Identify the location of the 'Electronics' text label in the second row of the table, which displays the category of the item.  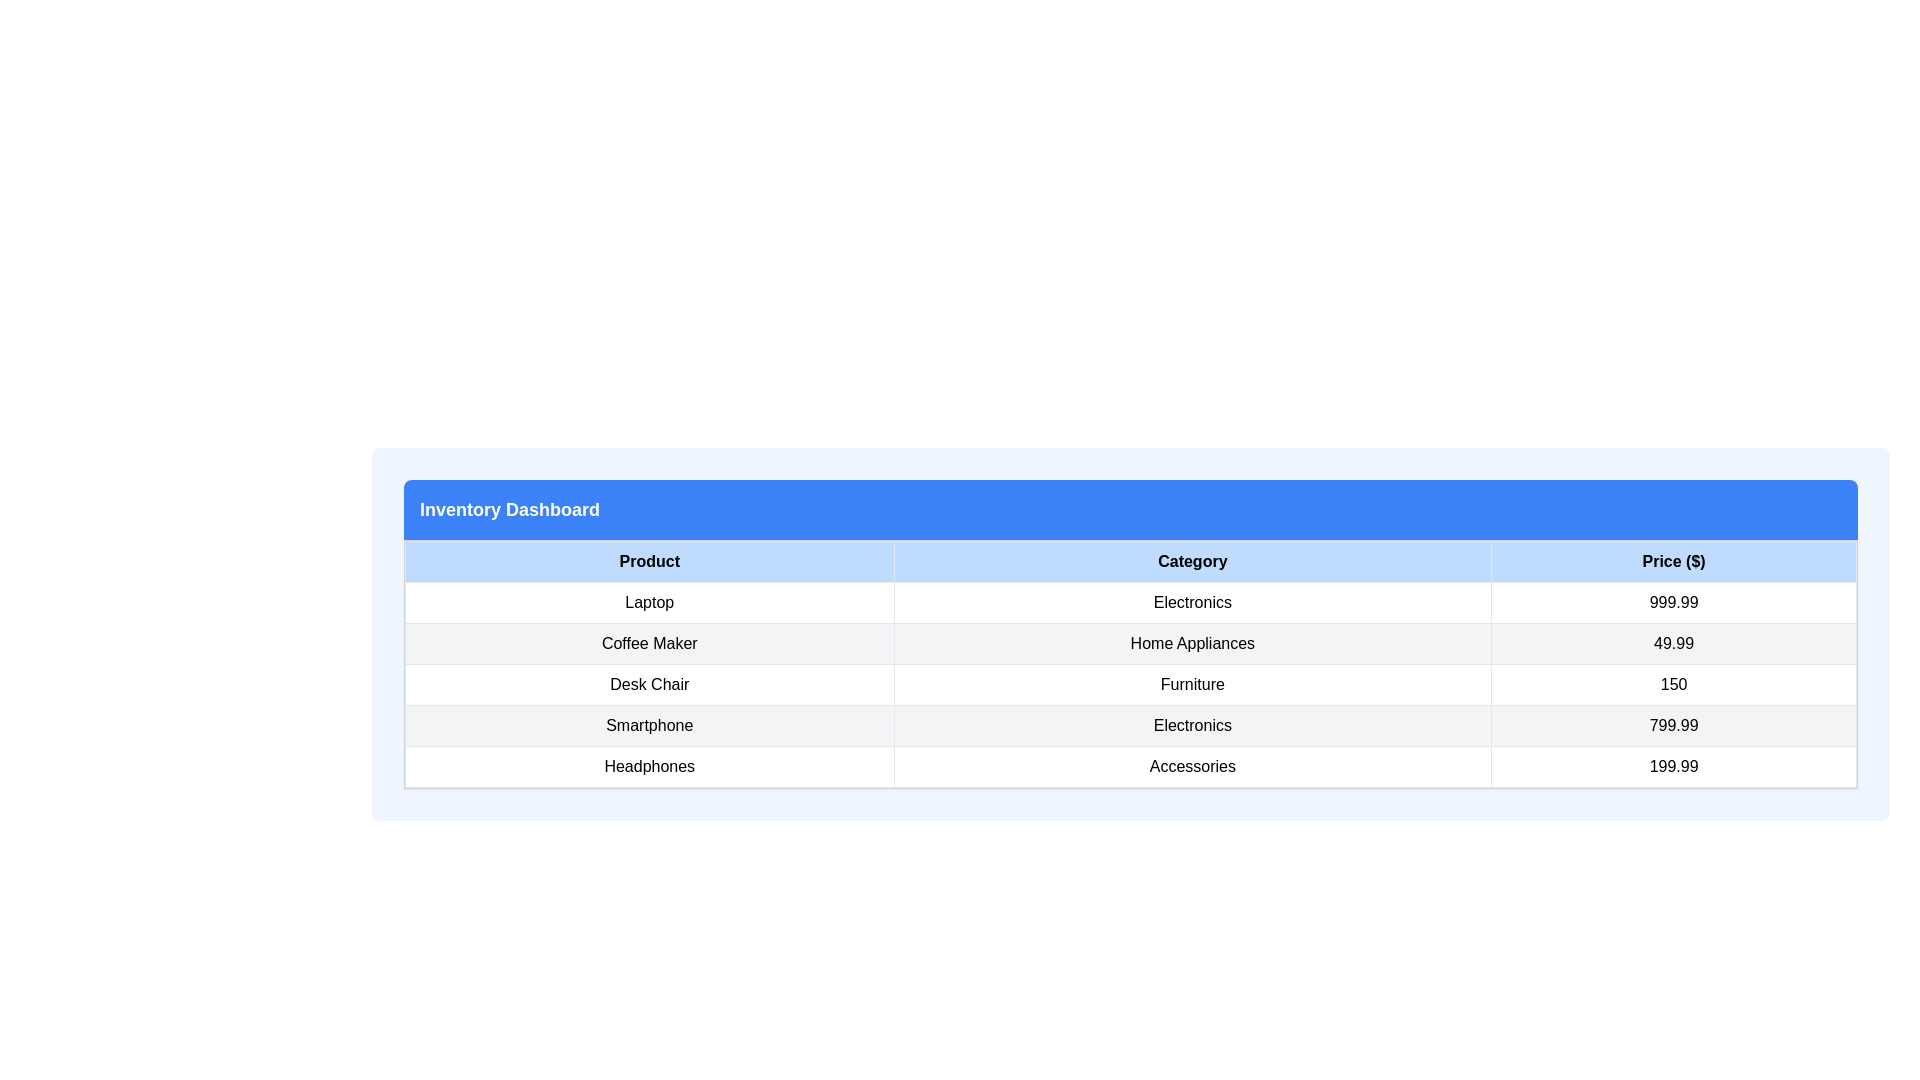
(1192, 601).